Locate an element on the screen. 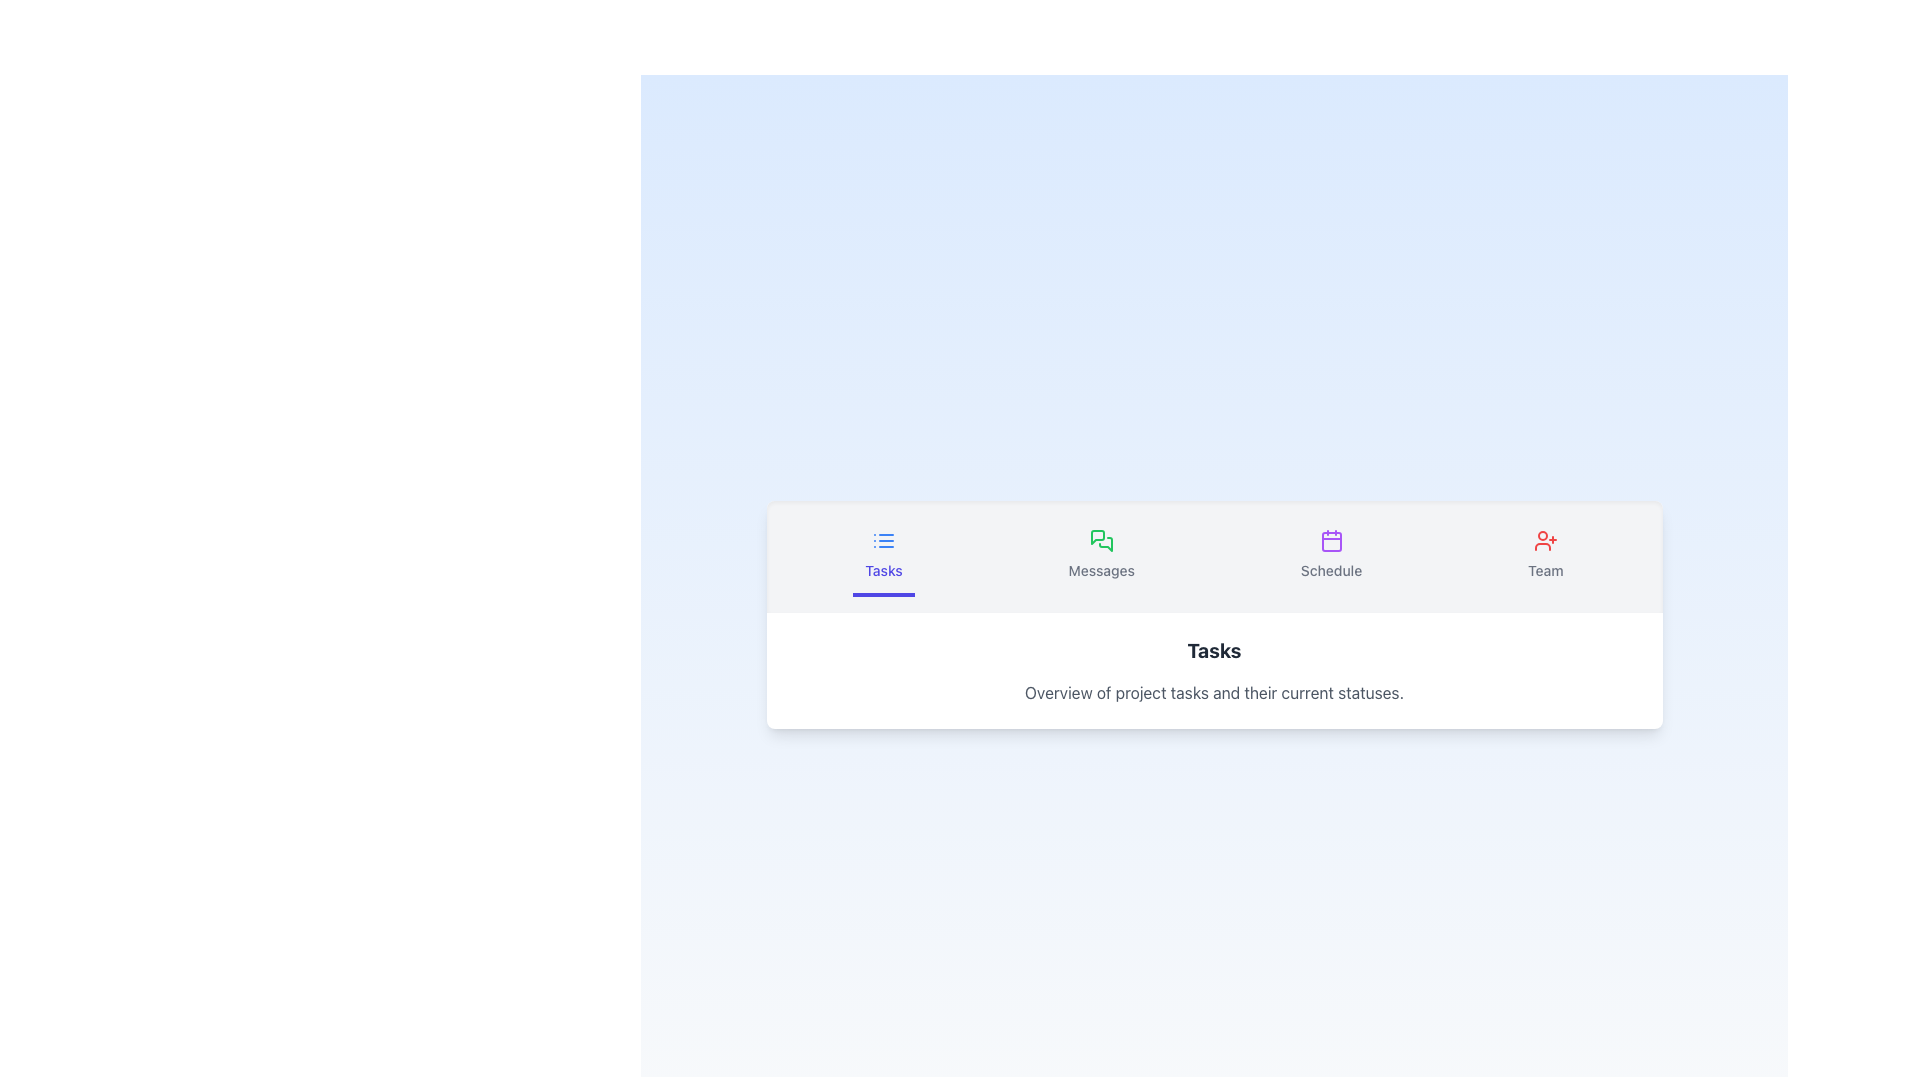  bold, centered text label that reads 'Tasks', prominently positioned below the navigation bar is located at coordinates (1213, 651).